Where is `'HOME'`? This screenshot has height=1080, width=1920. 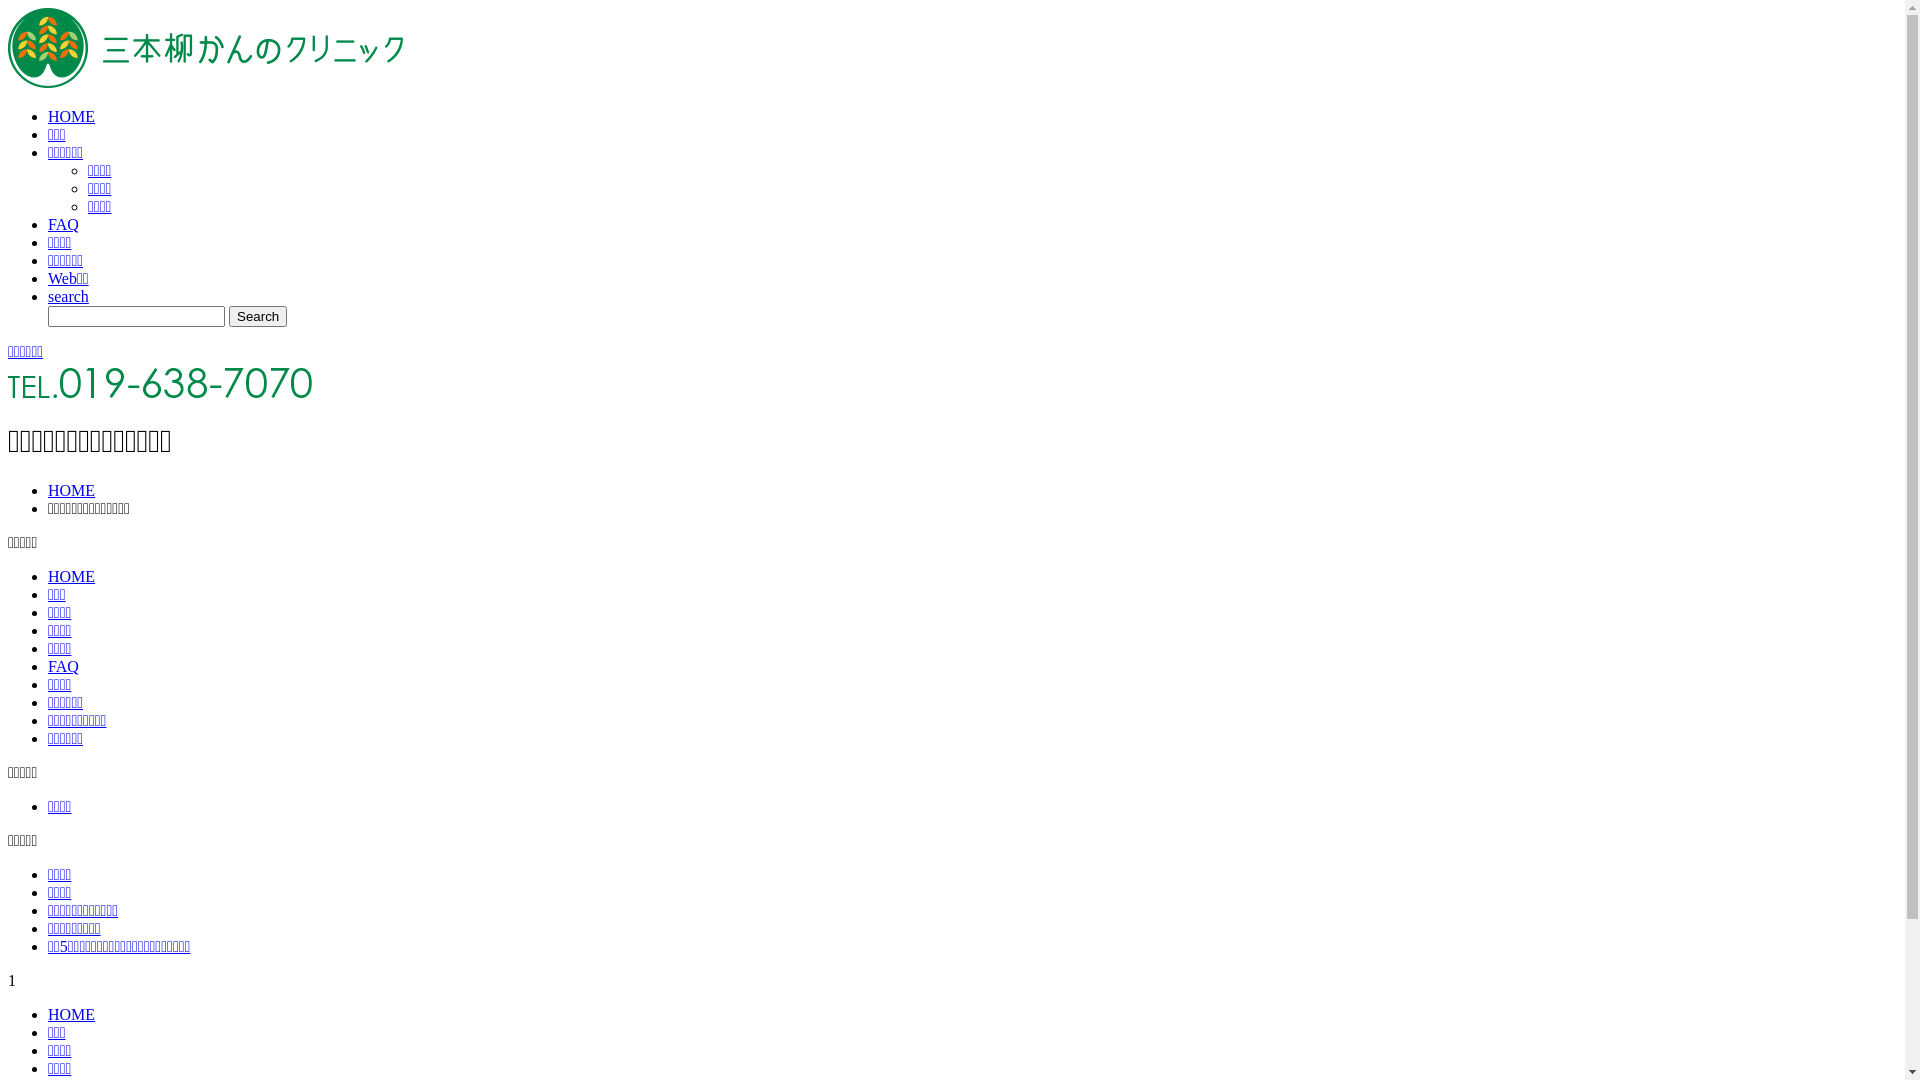
'HOME' is located at coordinates (71, 1014).